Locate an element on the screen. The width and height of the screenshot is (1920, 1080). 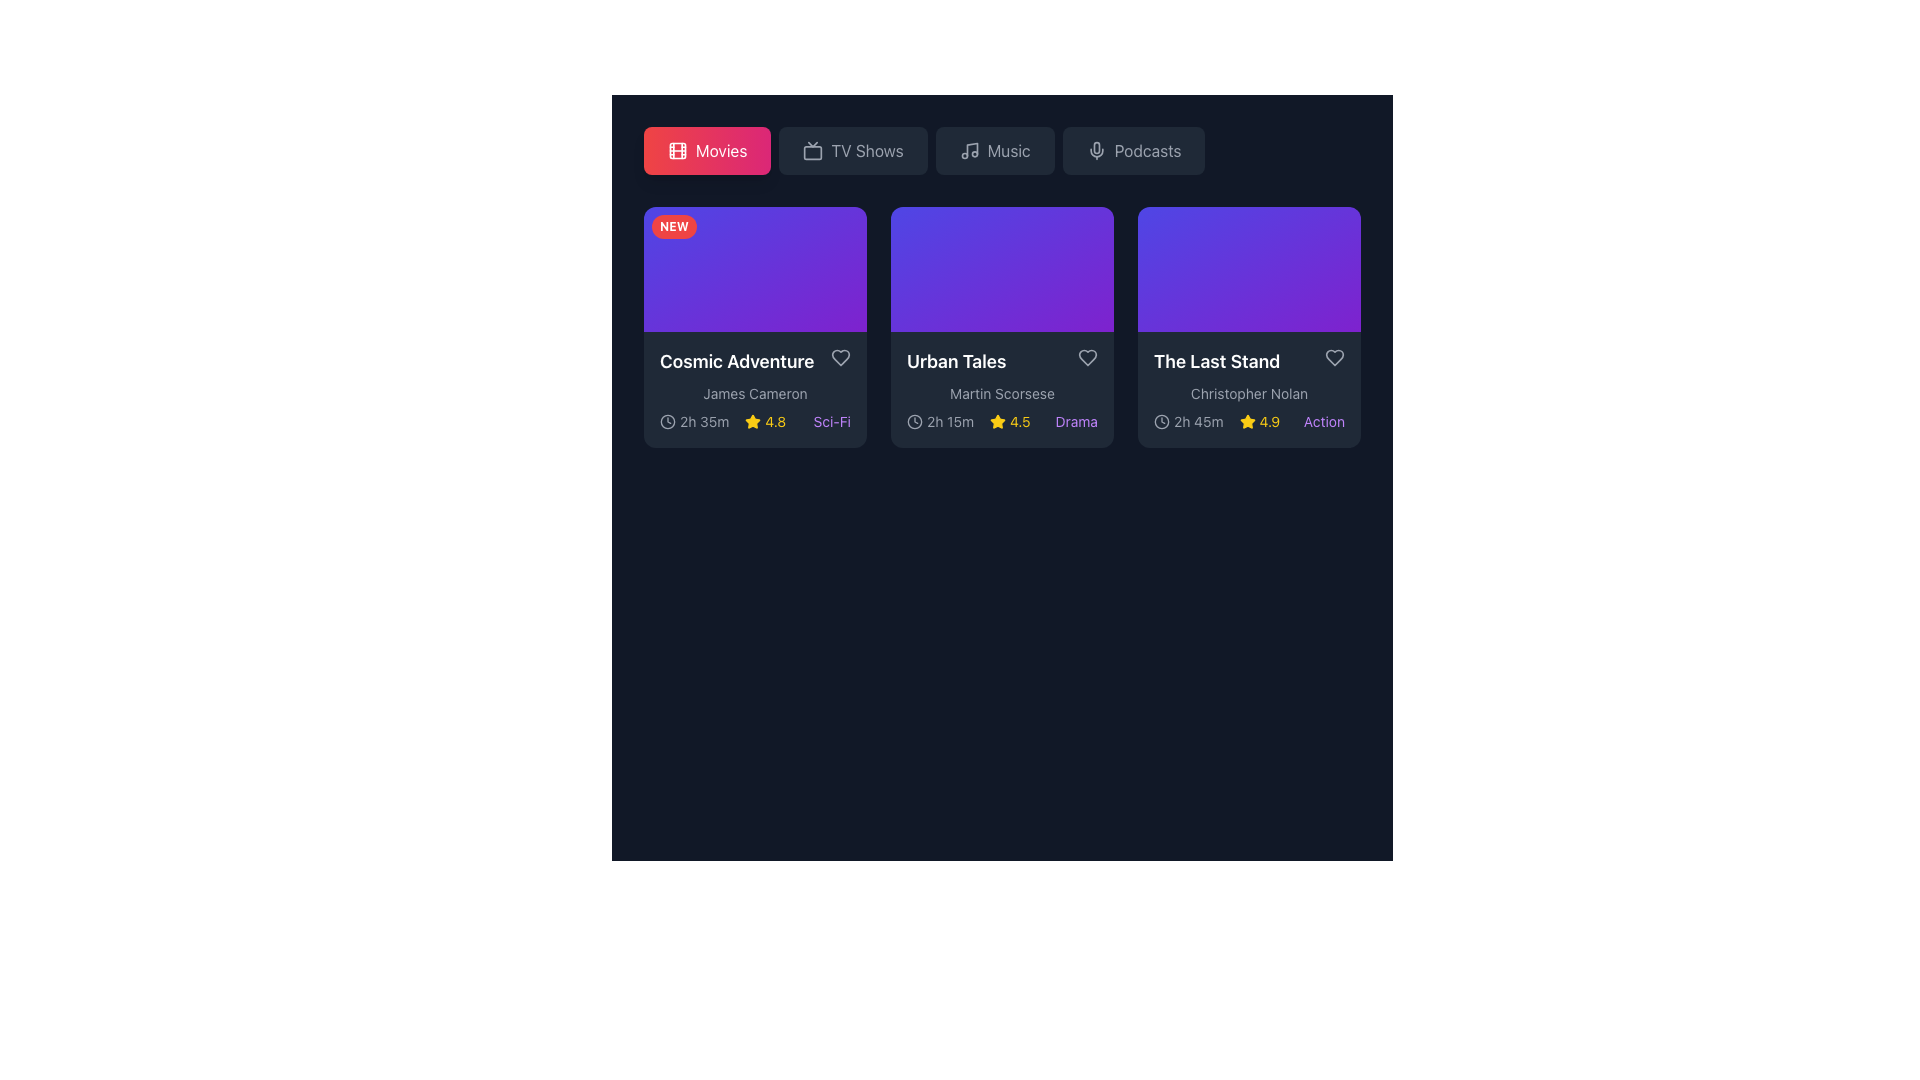
text displayed in the 'Action' genre label located at the bottom right corner of the third card from the left, next to the yellow '4.9' rating label is located at coordinates (1324, 421).